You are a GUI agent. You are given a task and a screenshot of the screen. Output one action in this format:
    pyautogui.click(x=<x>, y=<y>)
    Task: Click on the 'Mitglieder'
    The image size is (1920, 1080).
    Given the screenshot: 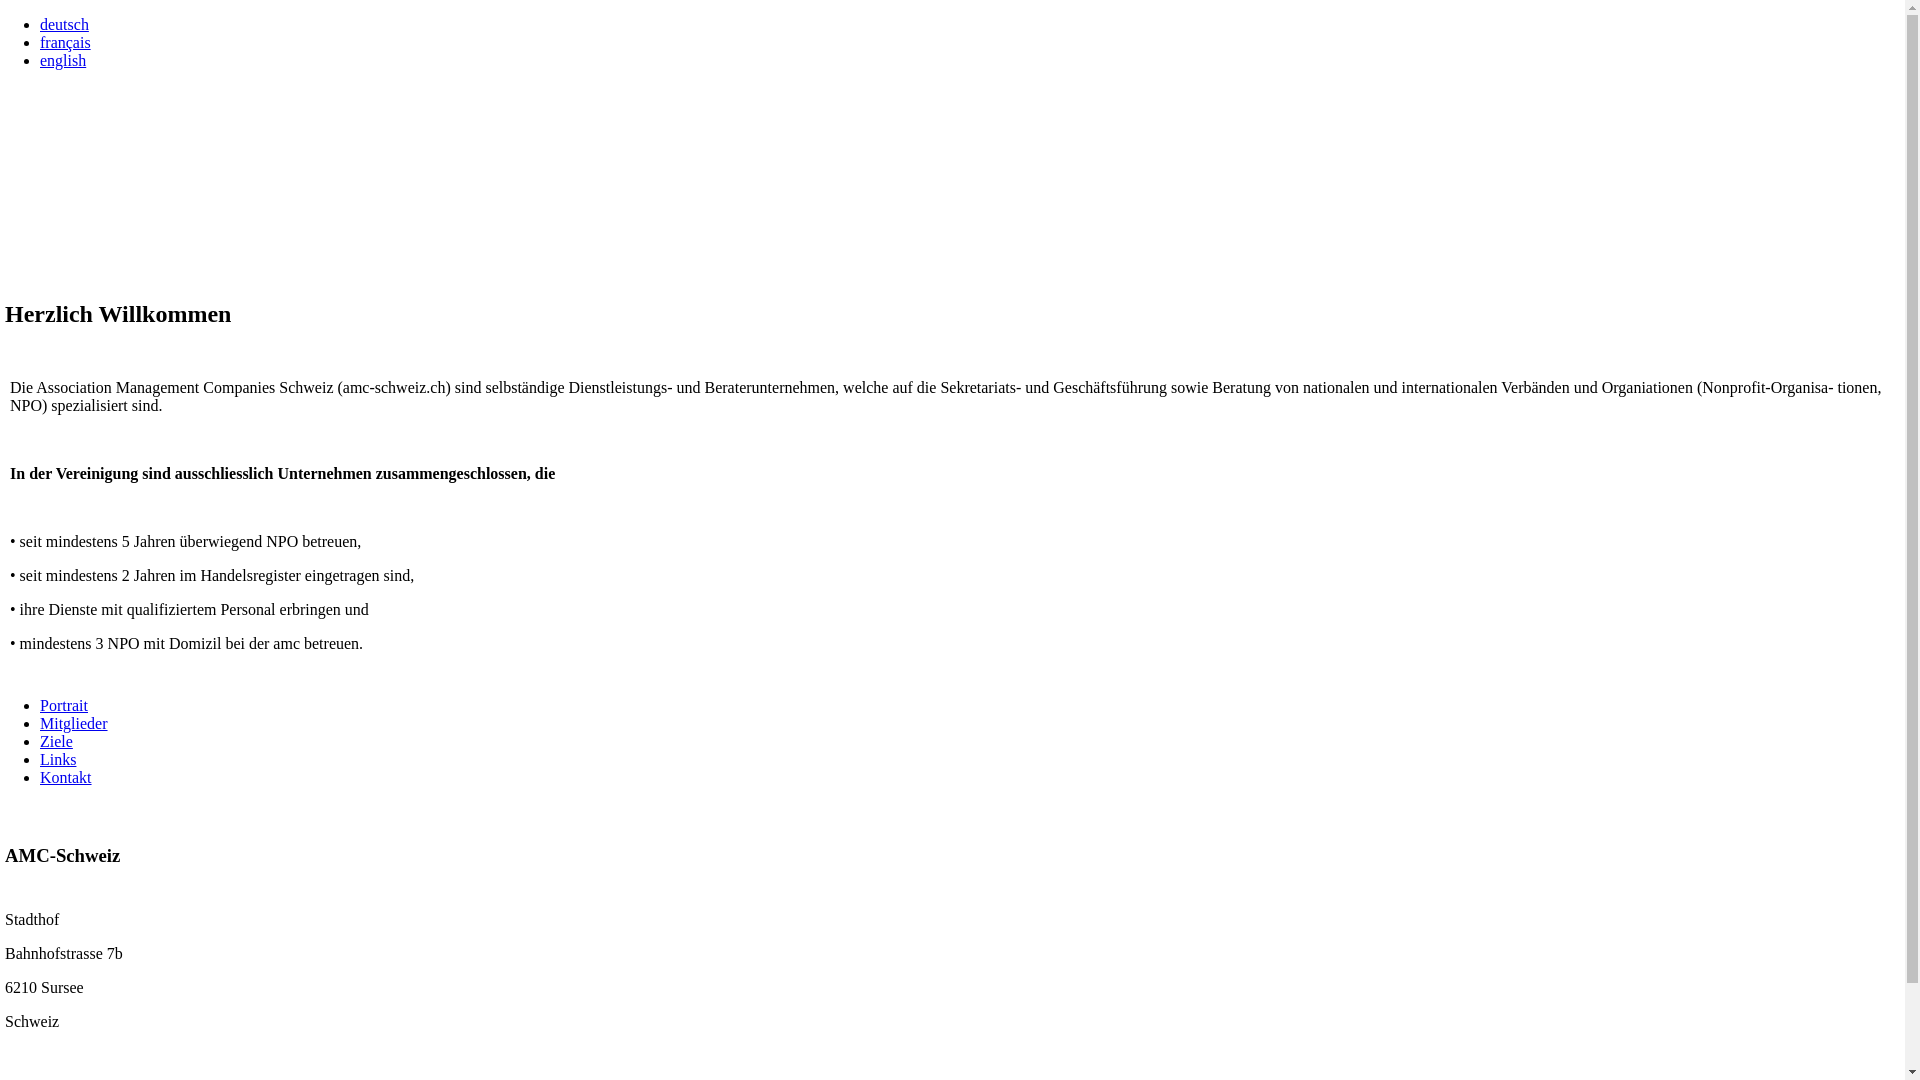 What is the action you would take?
    pyautogui.click(x=73, y=723)
    